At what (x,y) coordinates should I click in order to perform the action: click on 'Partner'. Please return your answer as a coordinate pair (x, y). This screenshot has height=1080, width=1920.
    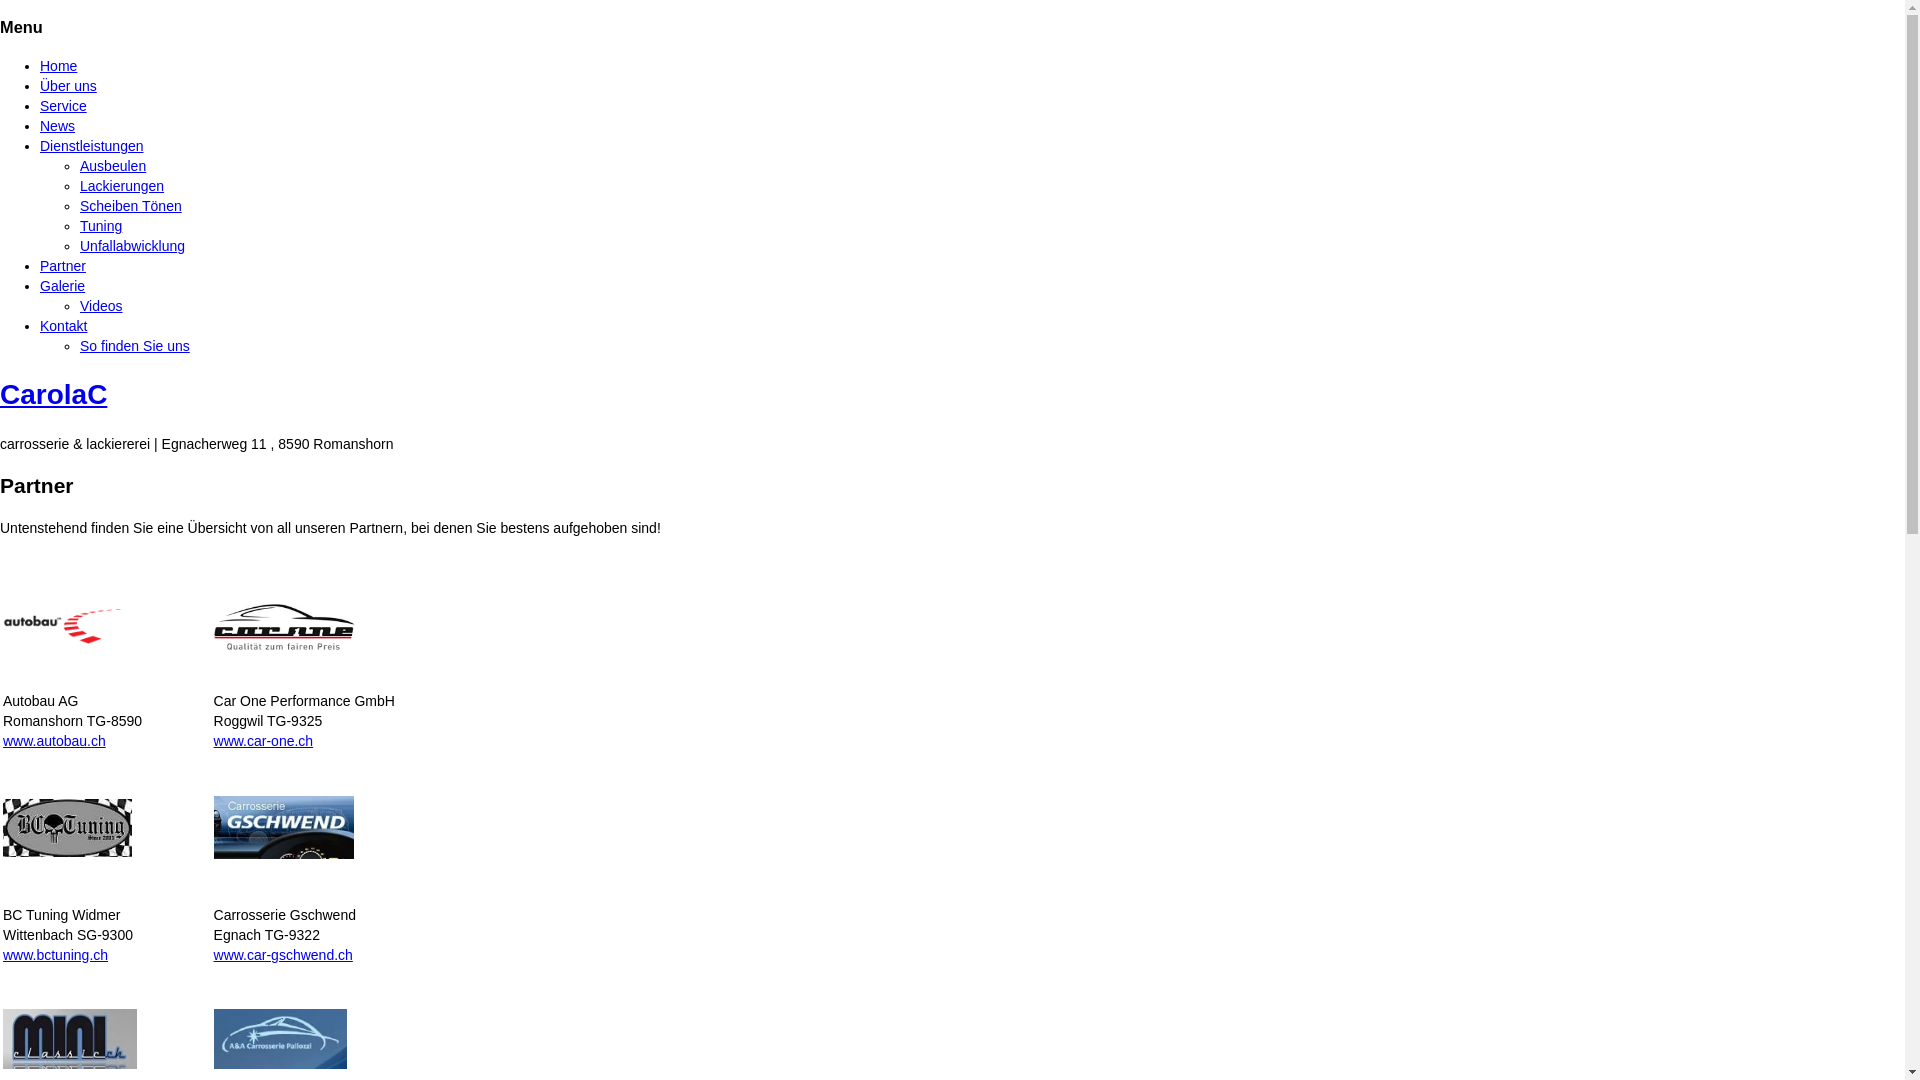
    Looking at the image, I should click on (62, 265).